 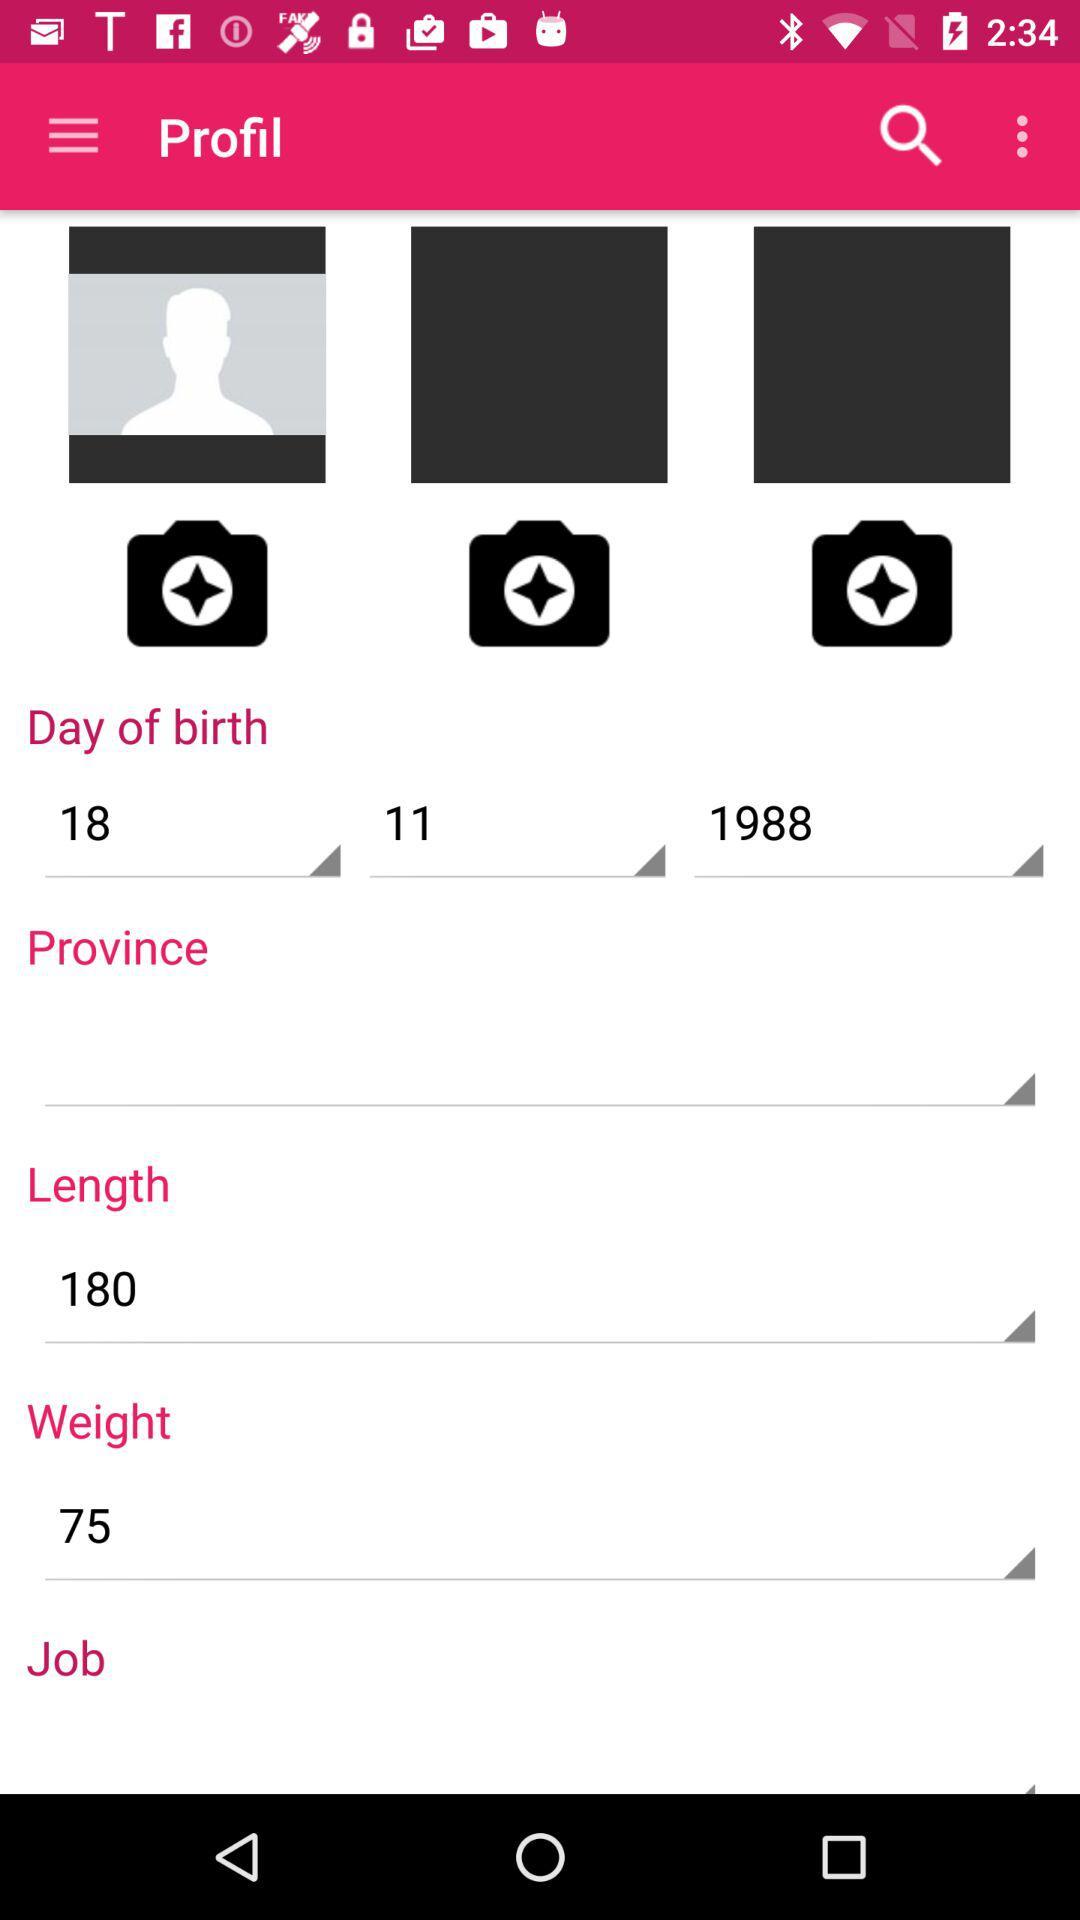 I want to click on take a photo, so click(x=538, y=582).